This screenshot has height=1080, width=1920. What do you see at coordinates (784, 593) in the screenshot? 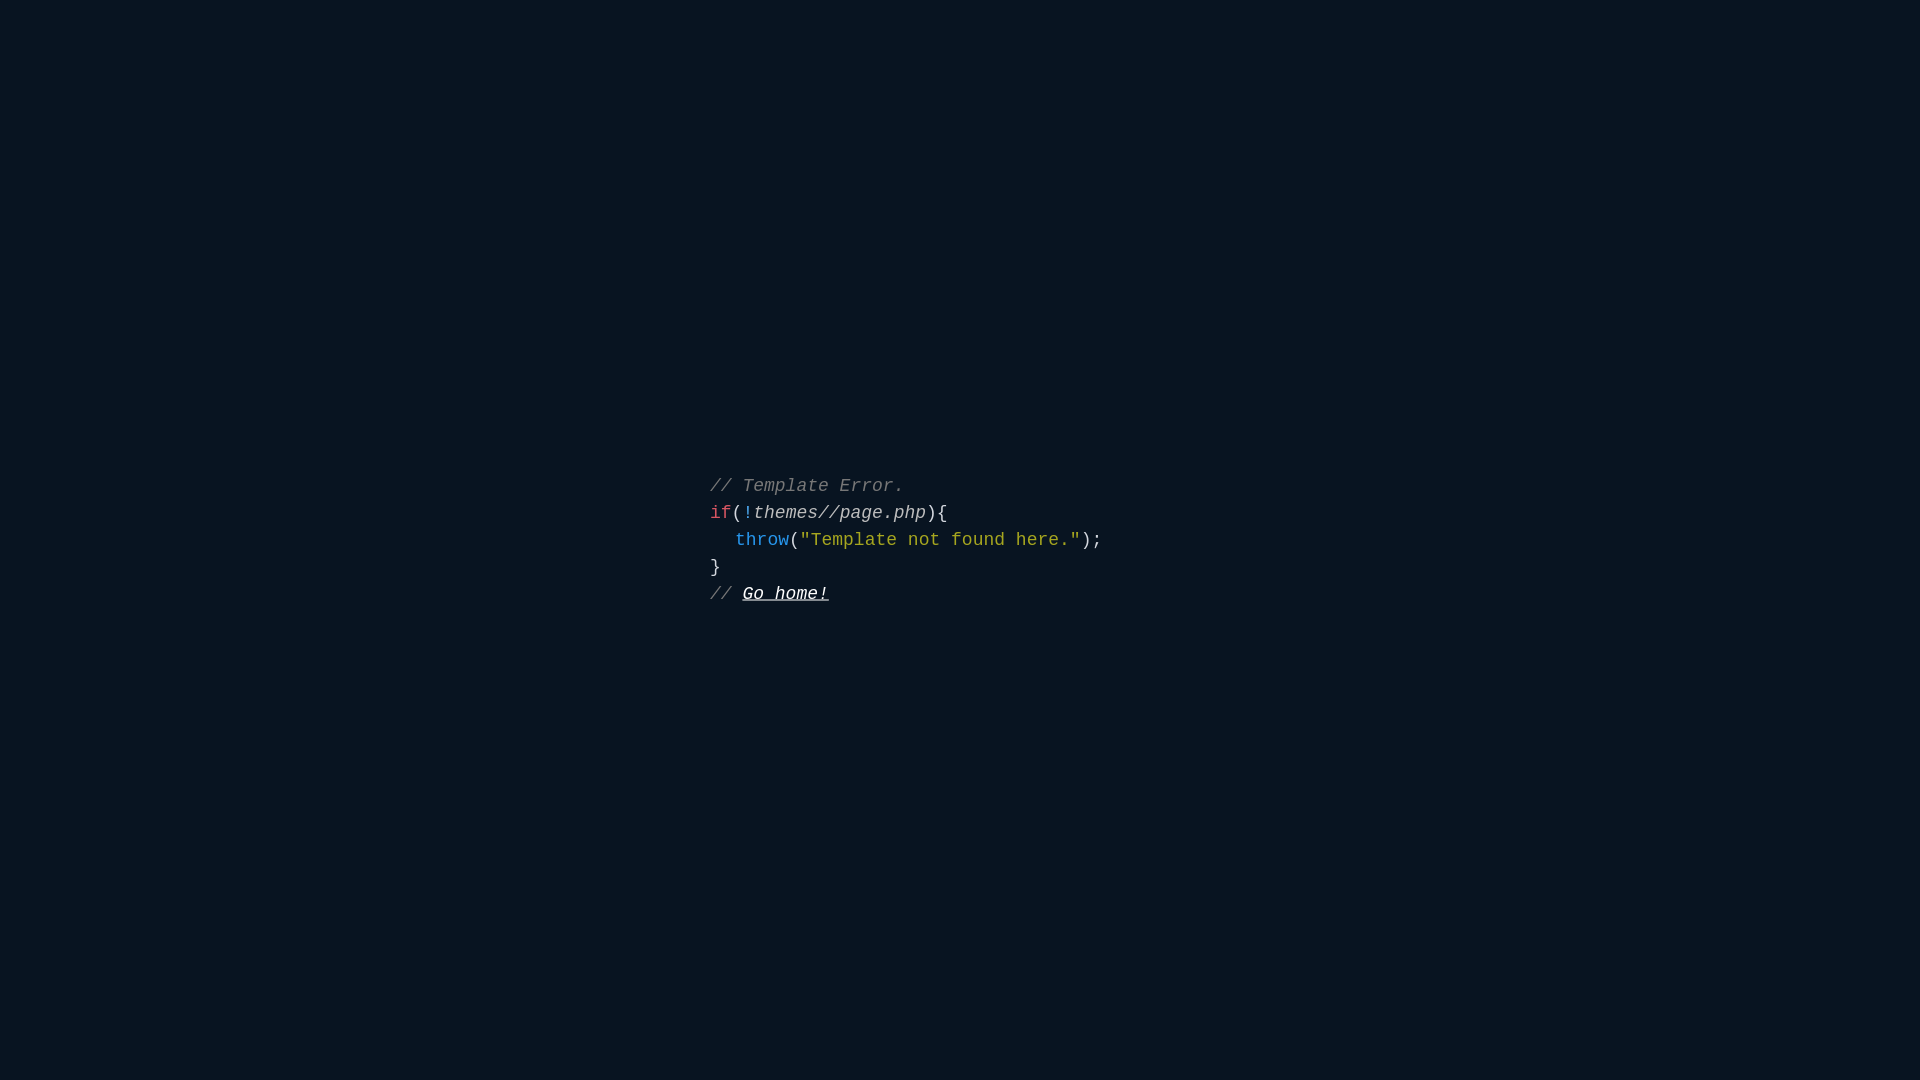
I see `'Go home!'` at bounding box center [784, 593].